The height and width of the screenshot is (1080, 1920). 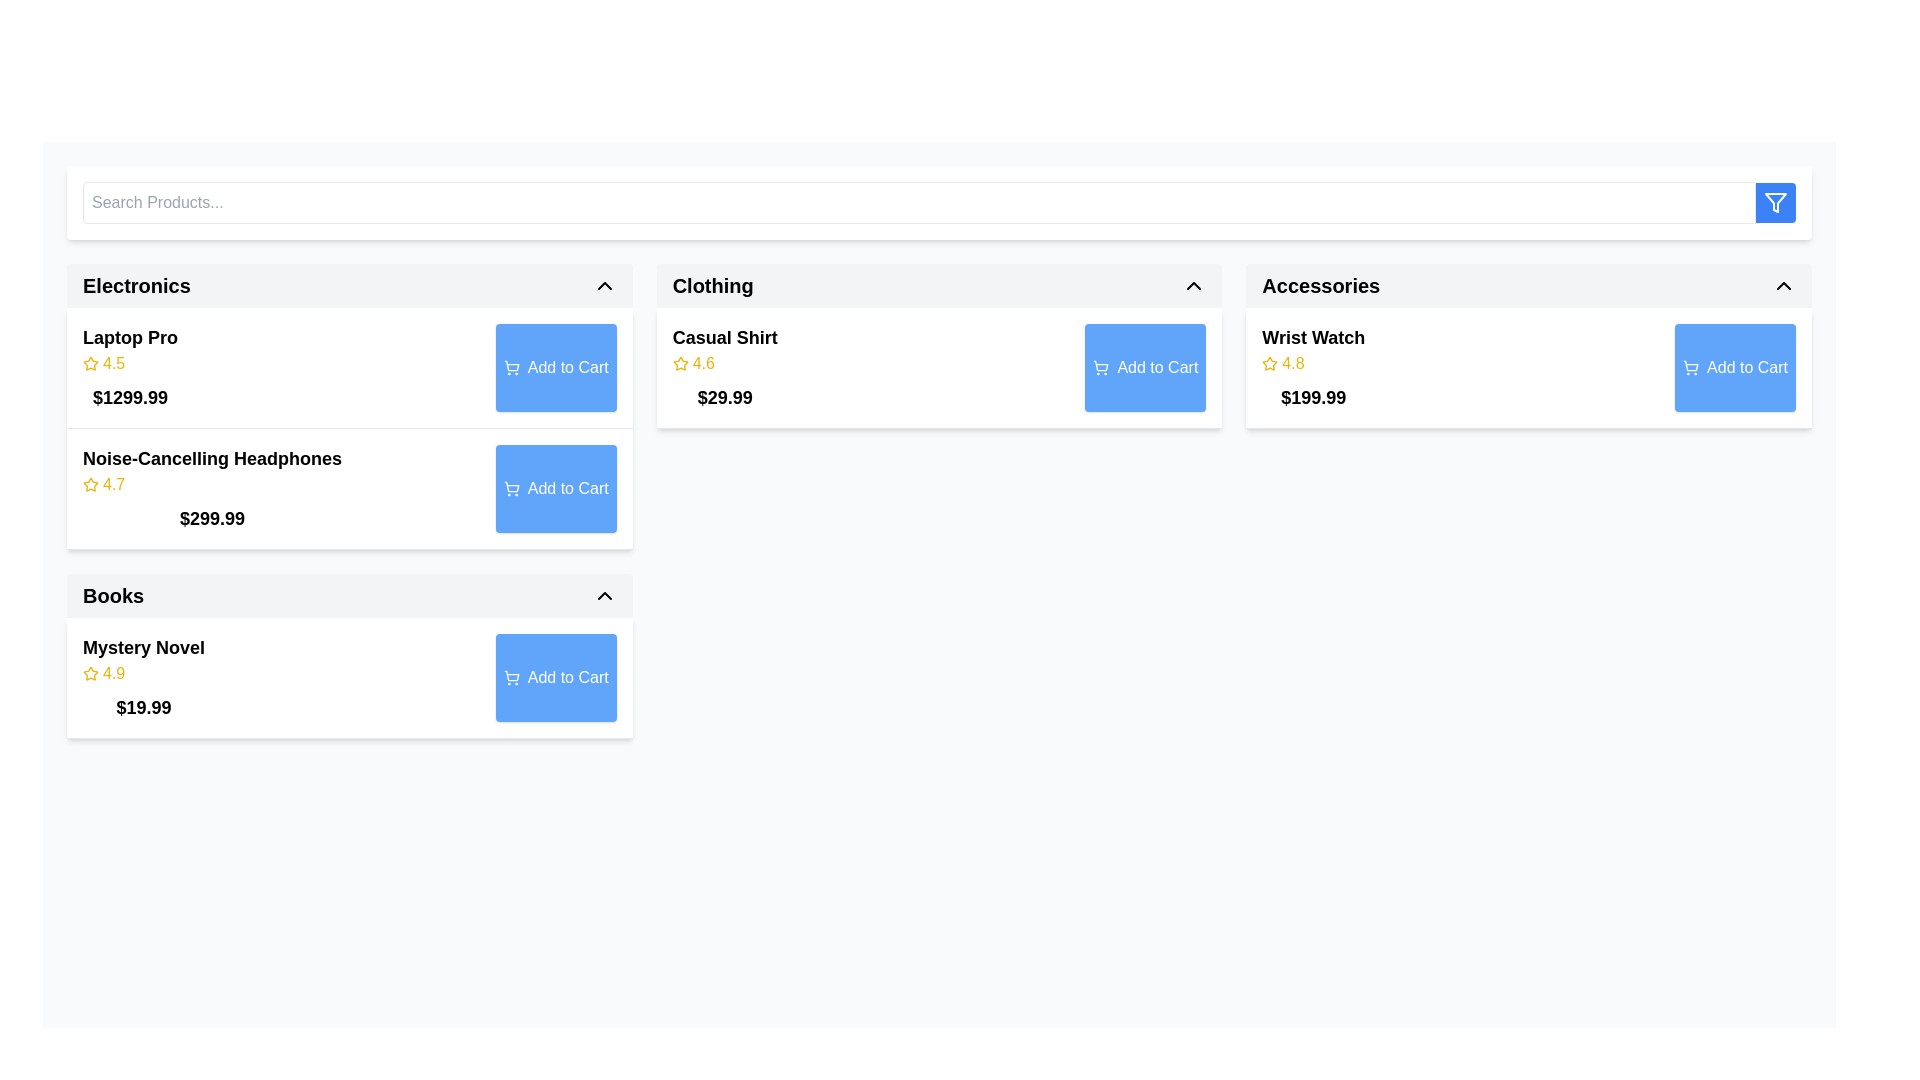 I want to click on the filter button located on the right side of the search bar above the product sections, so click(x=938, y=203).